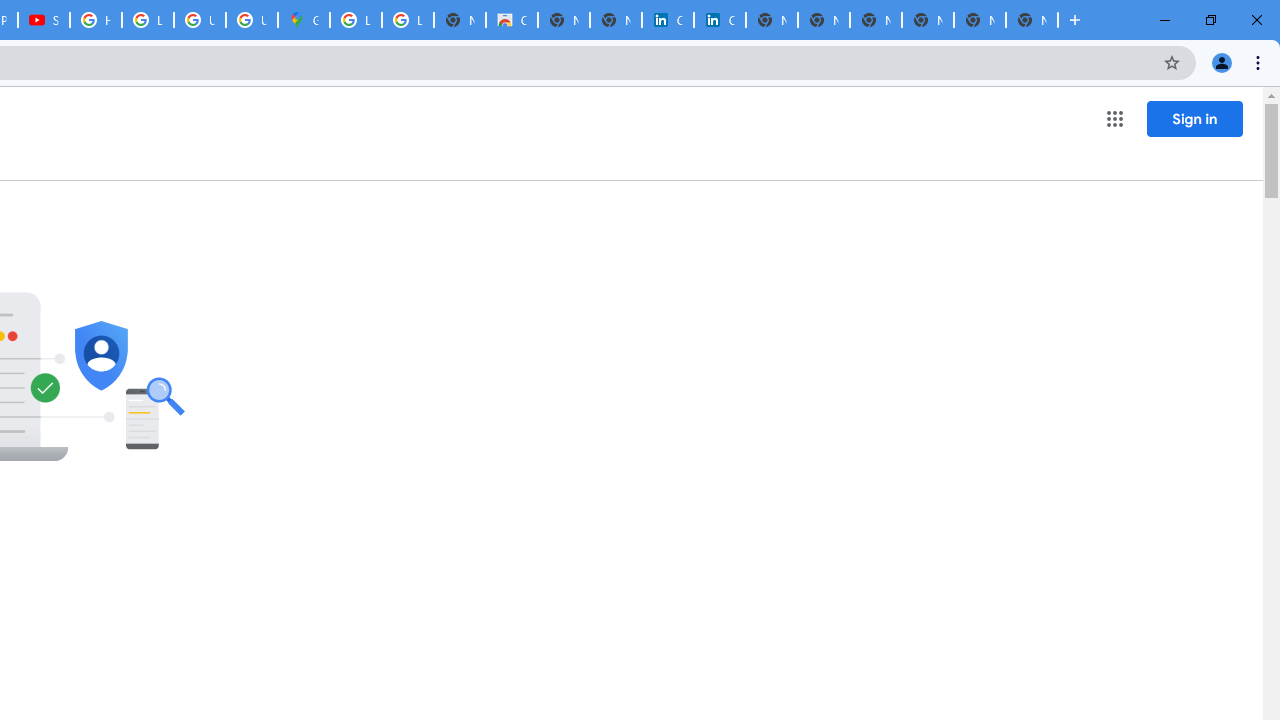 This screenshot has height=720, width=1280. What do you see at coordinates (95, 20) in the screenshot?
I see `'How Chrome protects your passwords - Google Chrome Help'` at bounding box center [95, 20].